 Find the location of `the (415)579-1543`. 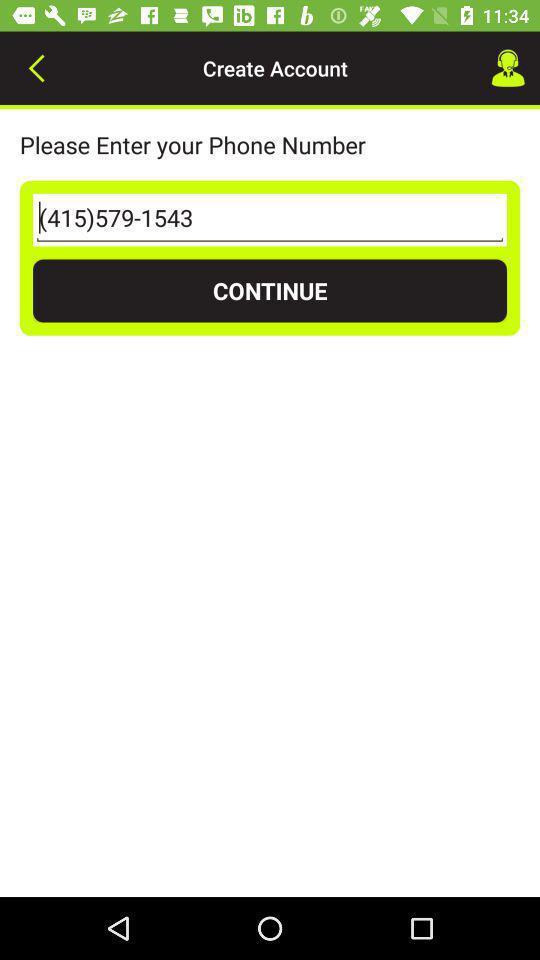

the (415)579-1543 is located at coordinates (270, 220).